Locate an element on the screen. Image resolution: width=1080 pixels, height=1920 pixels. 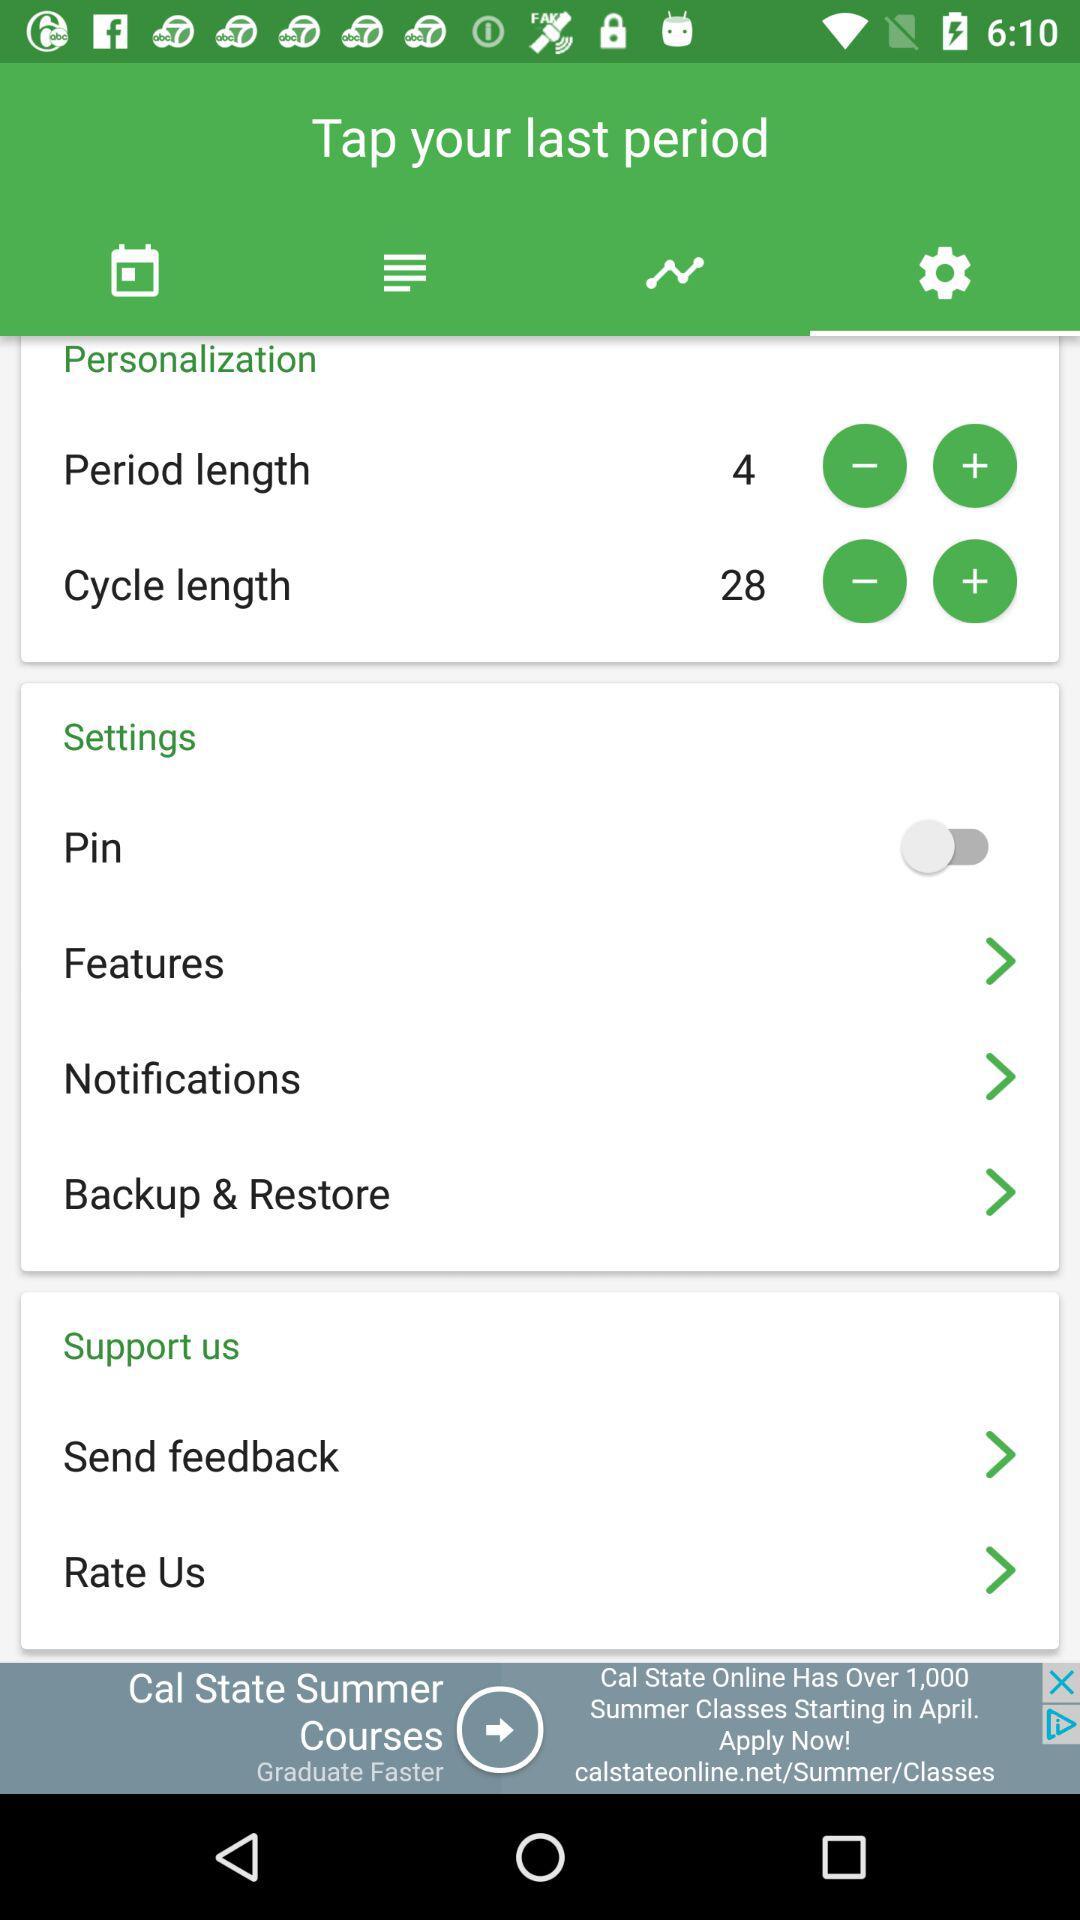
switch autoplay option is located at coordinates (953, 845).